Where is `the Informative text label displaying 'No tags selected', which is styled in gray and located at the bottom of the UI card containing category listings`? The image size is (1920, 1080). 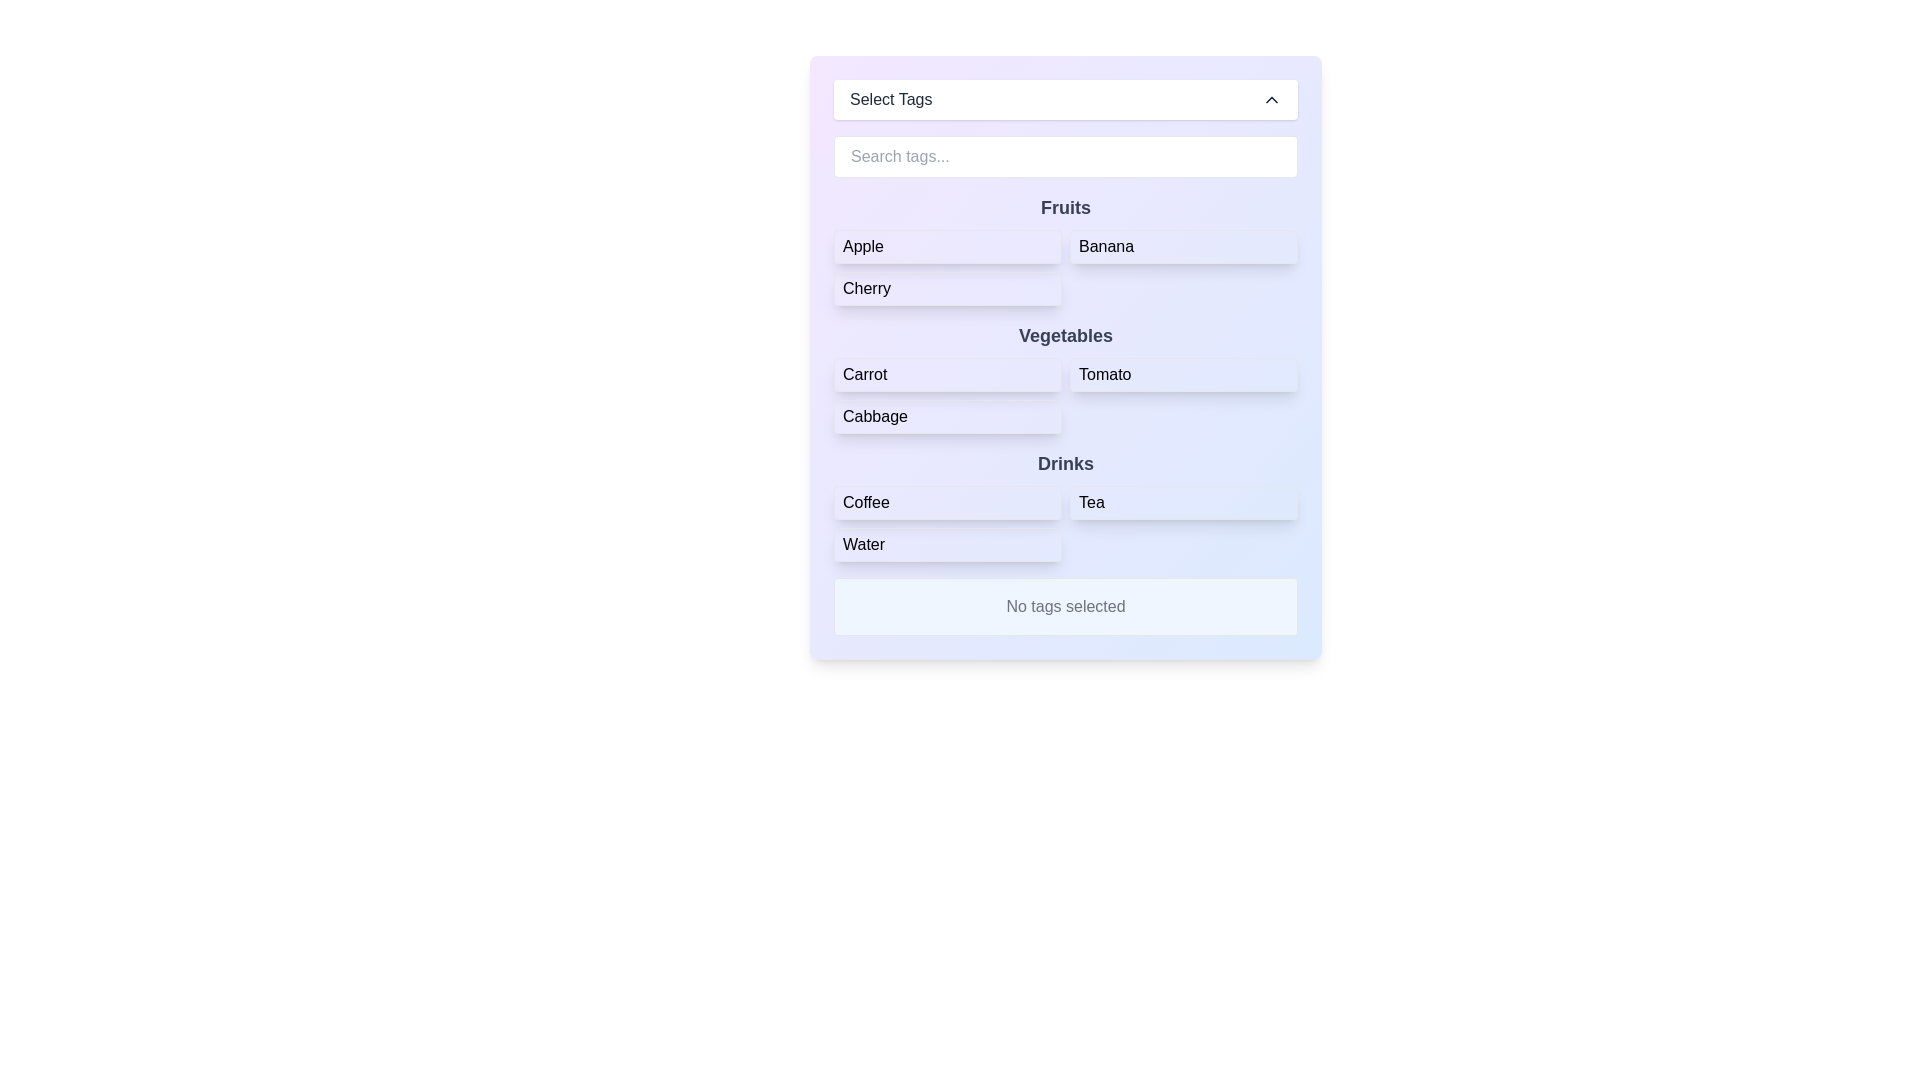 the Informative text label displaying 'No tags selected', which is styled in gray and located at the bottom of the UI card containing category listings is located at coordinates (1064, 605).